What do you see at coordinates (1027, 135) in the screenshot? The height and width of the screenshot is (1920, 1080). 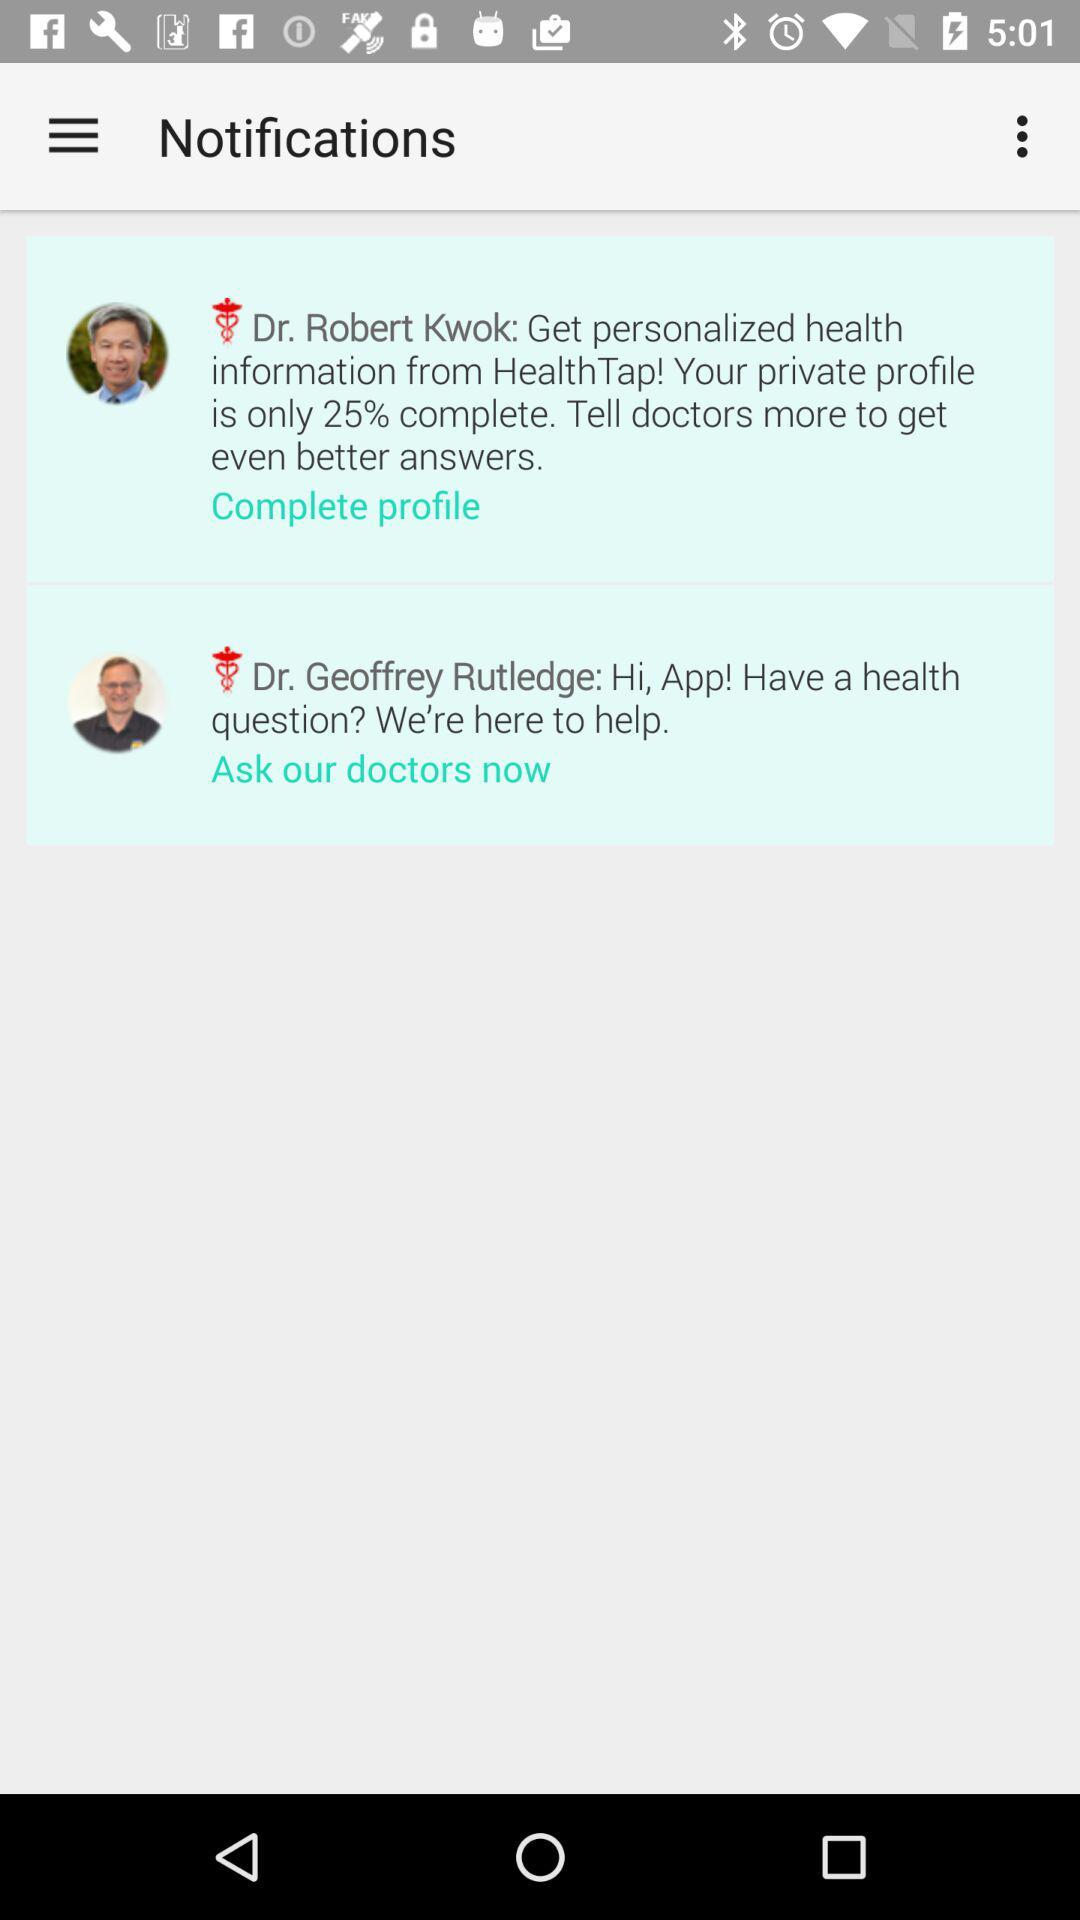 I see `the icon at the top right corner` at bounding box center [1027, 135].